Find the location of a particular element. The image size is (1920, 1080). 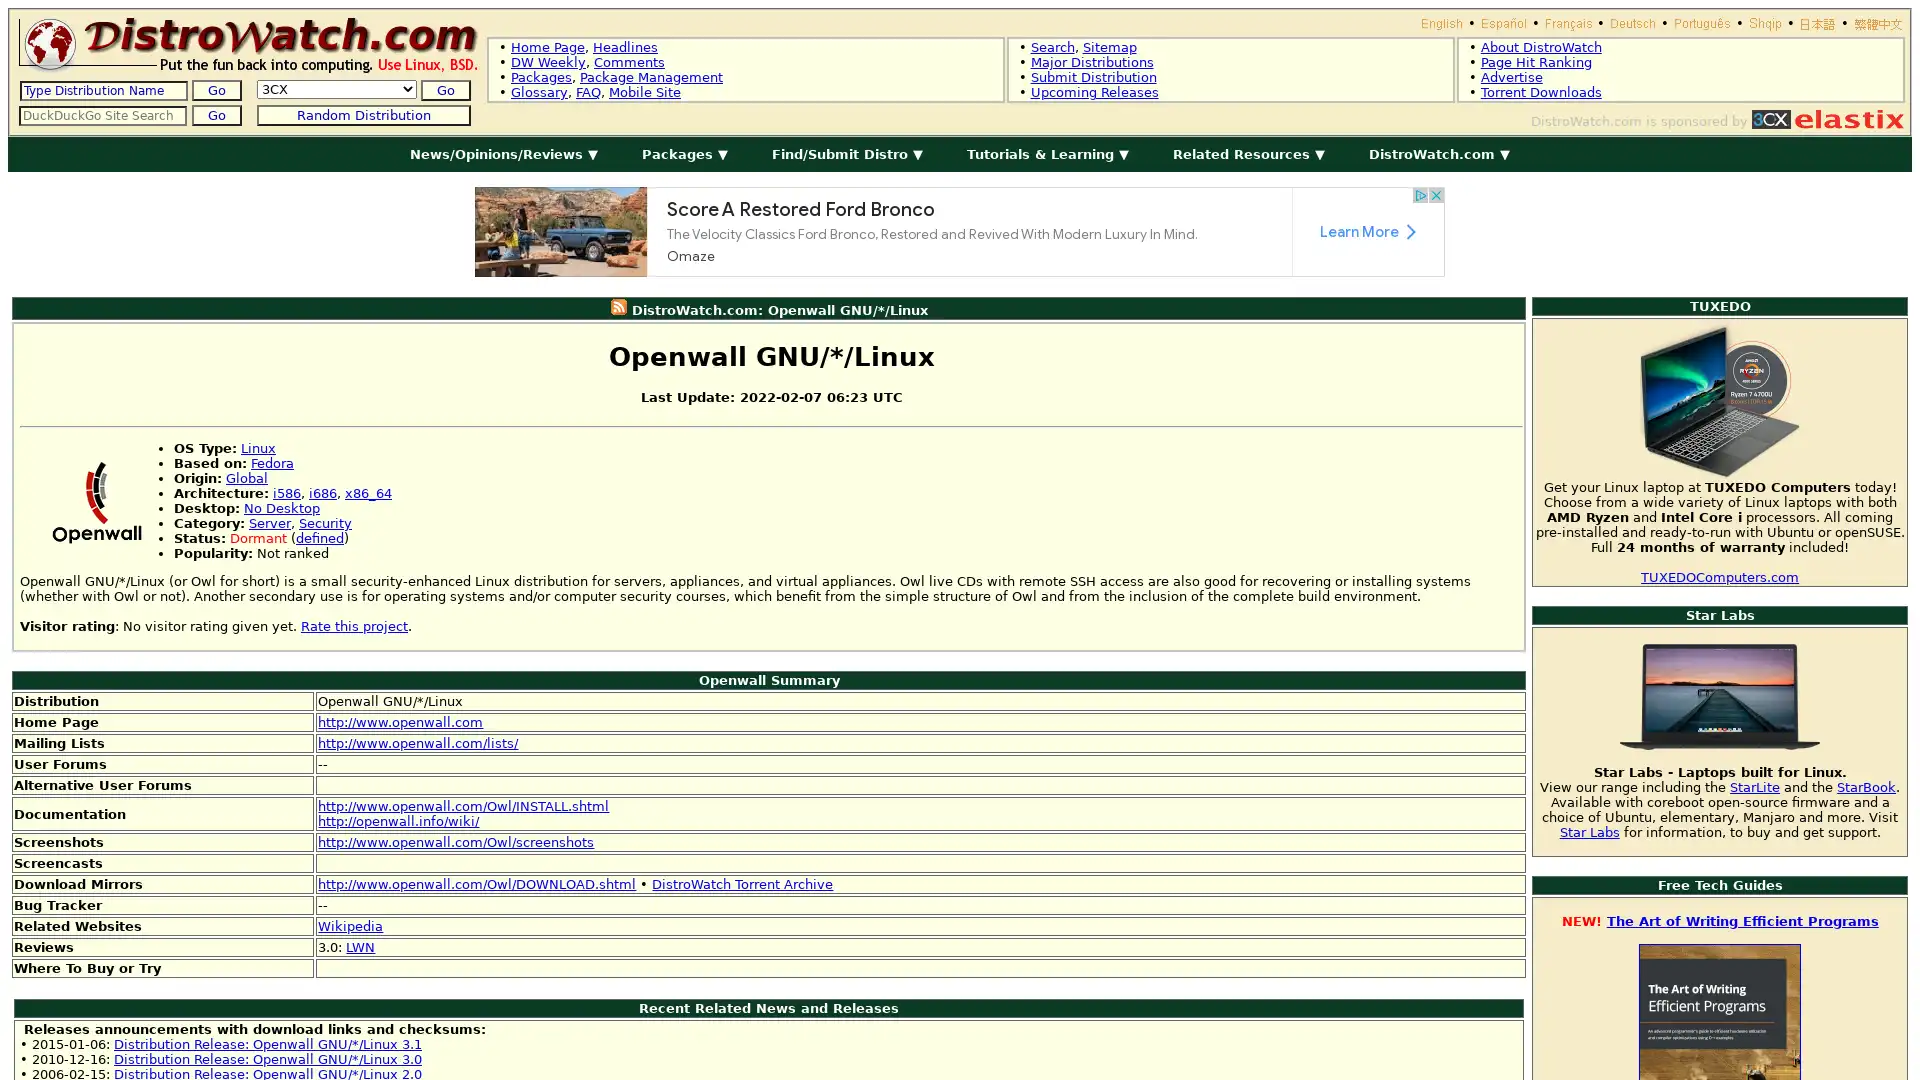

Random Distribution is located at coordinates (363, 115).